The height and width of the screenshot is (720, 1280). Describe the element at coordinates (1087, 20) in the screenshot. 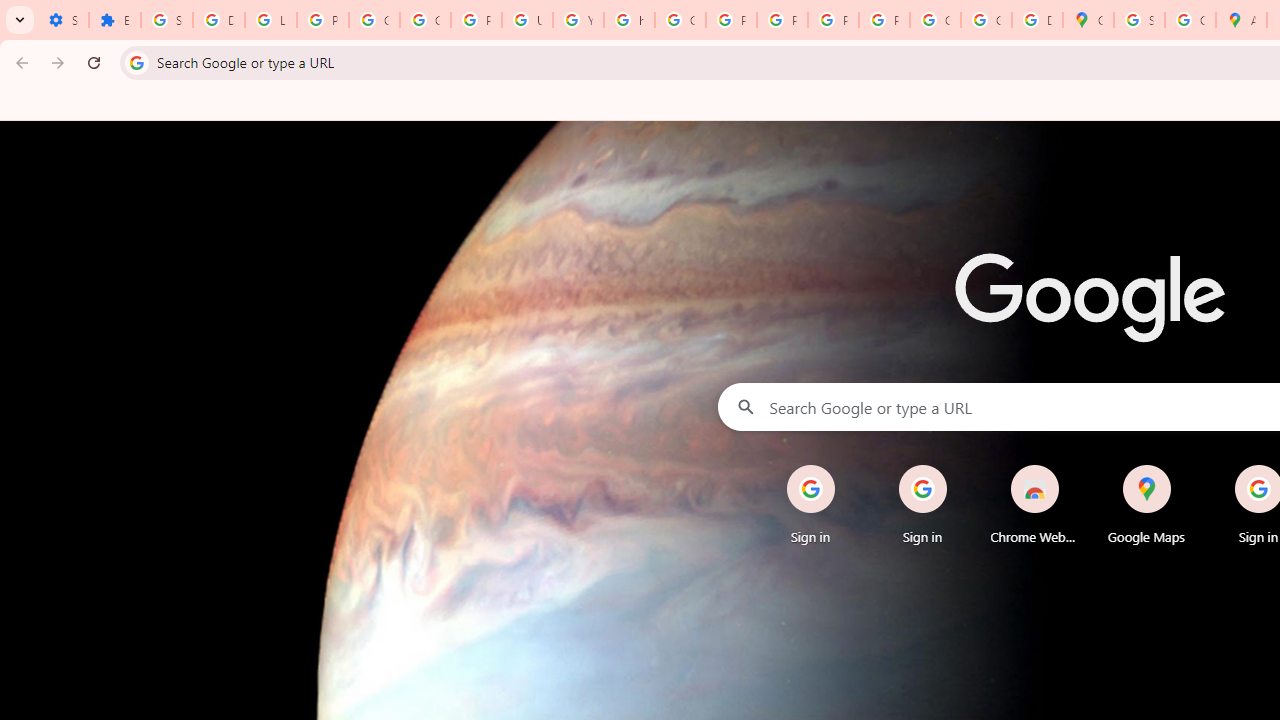

I see `'Google Maps'` at that location.